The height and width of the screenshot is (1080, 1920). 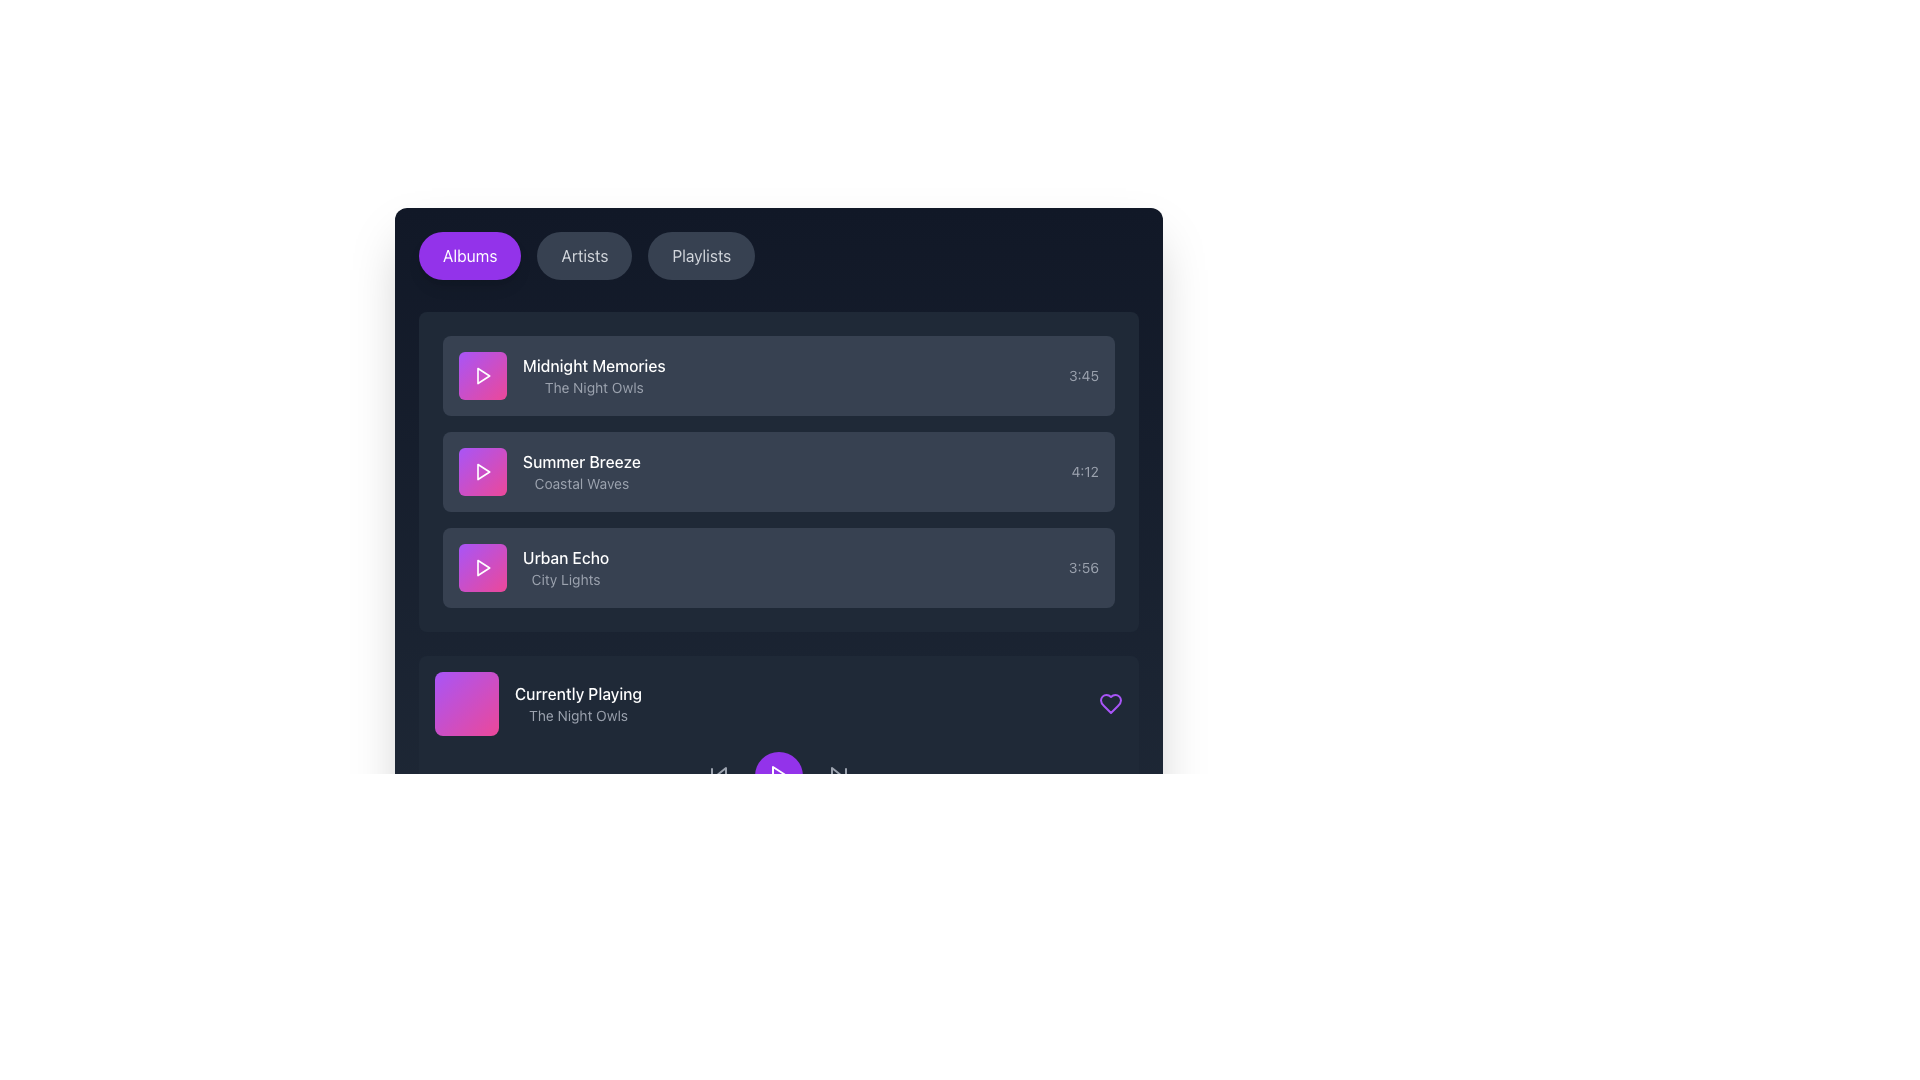 What do you see at coordinates (839, 774) in the screenshot?
I see `the media control button located at the far right of the control group to skip forward to the next track` at bounding box center [839, 774].